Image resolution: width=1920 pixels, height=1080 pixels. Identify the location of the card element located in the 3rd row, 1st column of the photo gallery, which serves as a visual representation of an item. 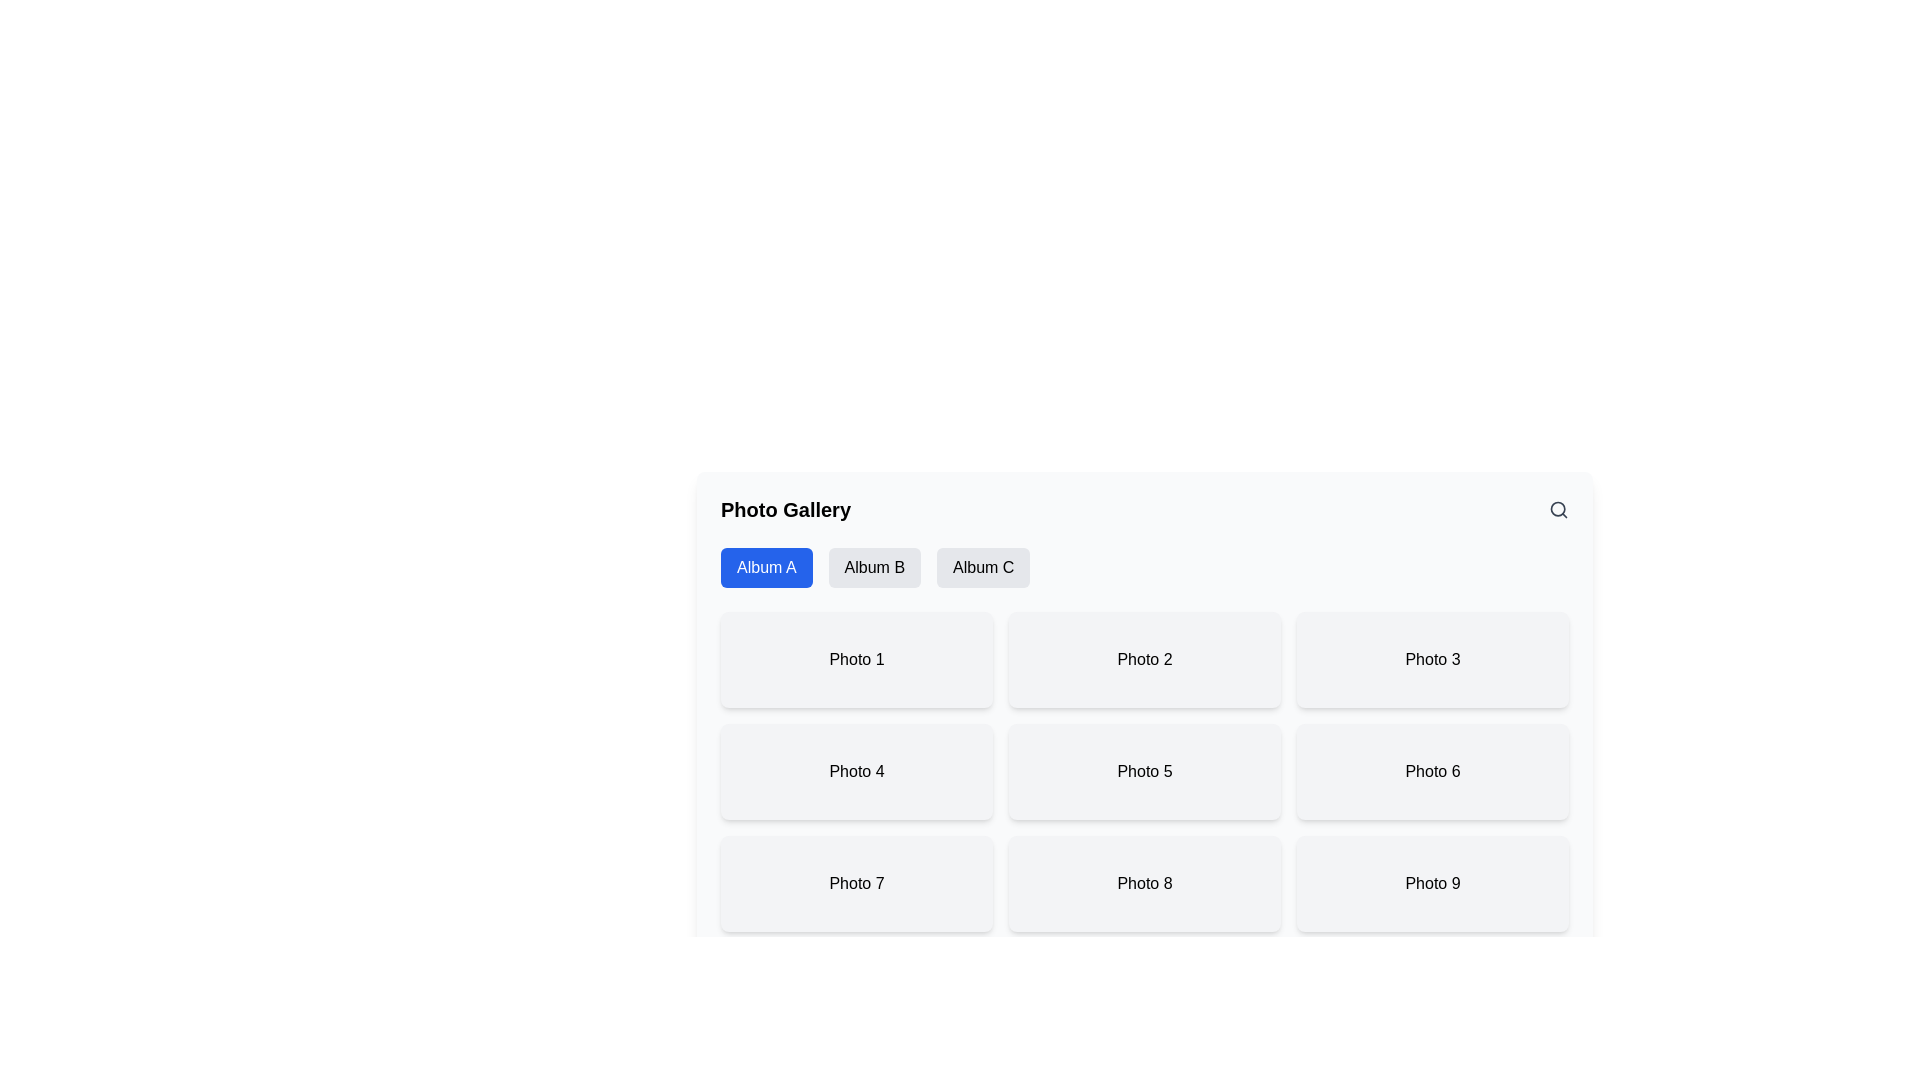
(857, 882).